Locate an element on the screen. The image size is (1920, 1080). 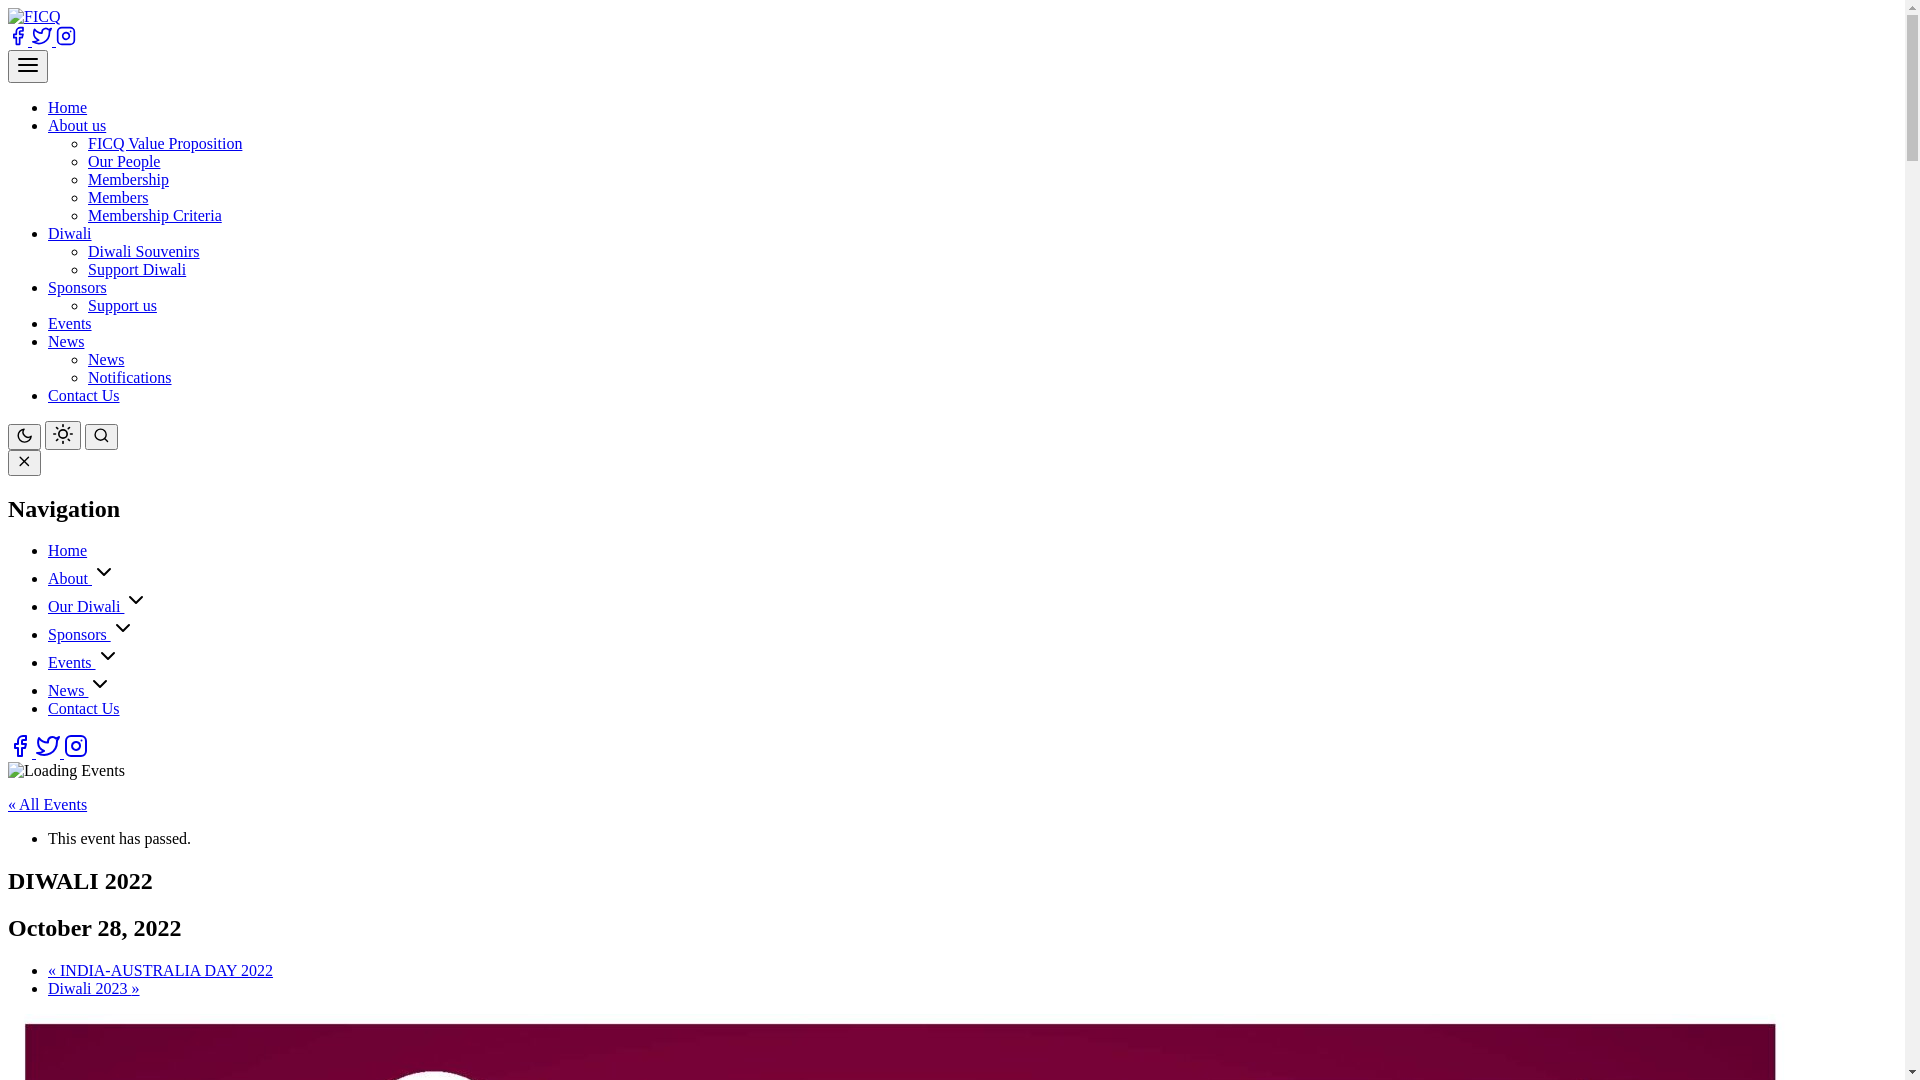
'Sponsors' is located at coordinates (77, 287).